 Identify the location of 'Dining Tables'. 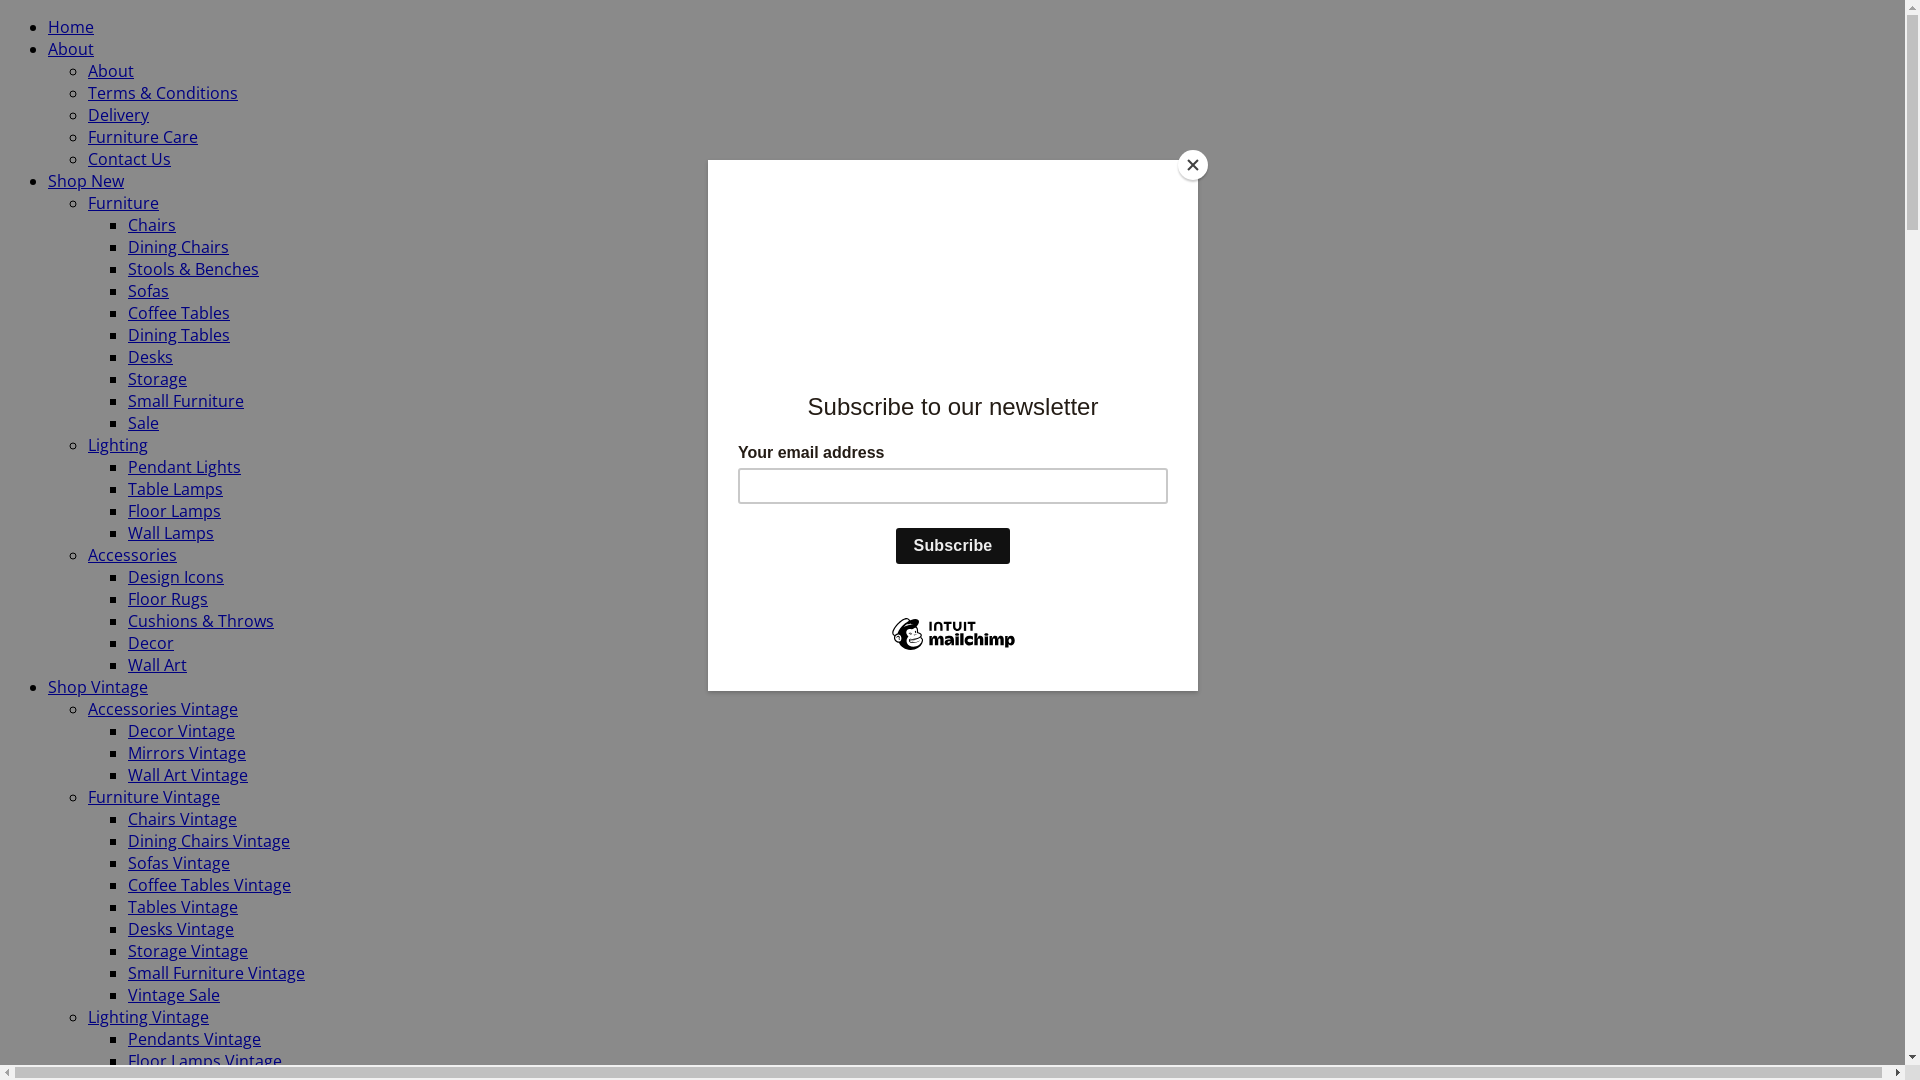
(178, 334).